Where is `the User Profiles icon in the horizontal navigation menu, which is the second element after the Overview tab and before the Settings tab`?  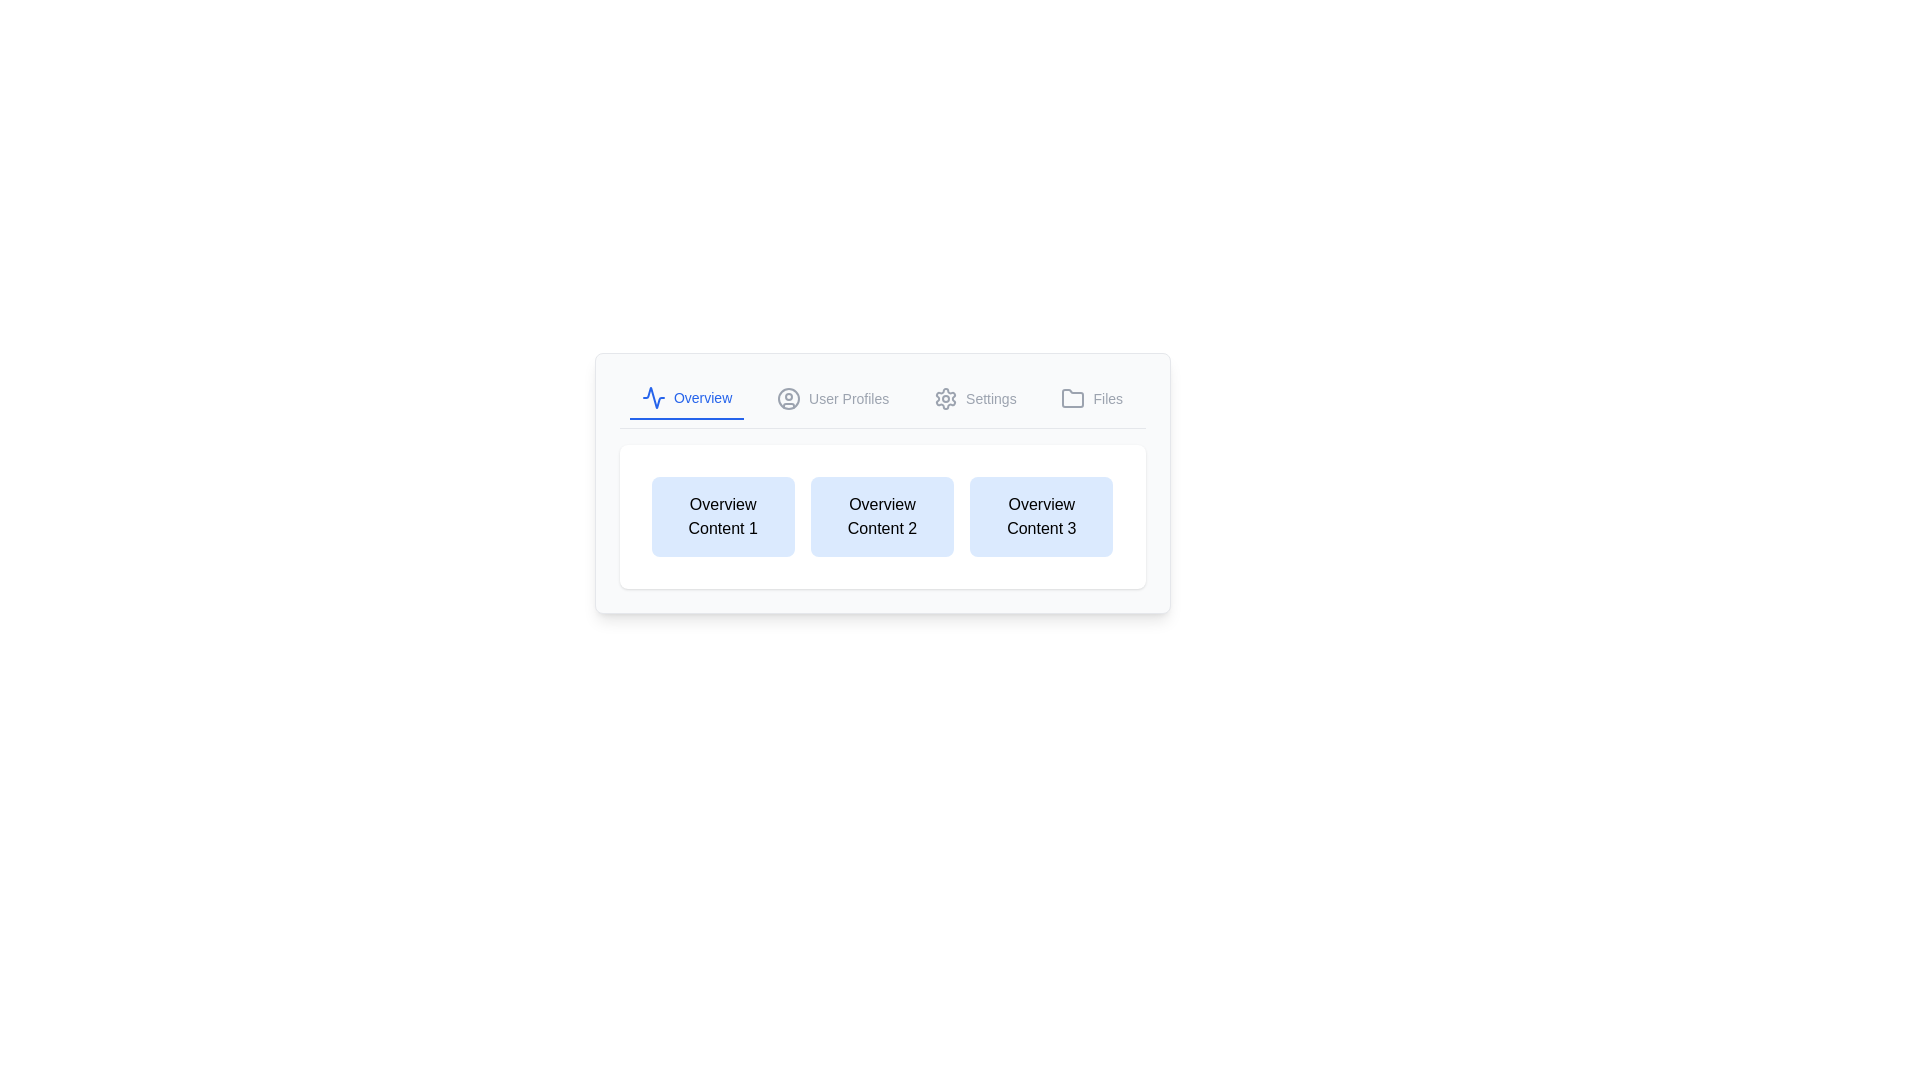
the User Profiles icon in the horizontal navigation menu, which is the second element after the Overview tab and before the Settings tab is located at coordinates (788, 398).